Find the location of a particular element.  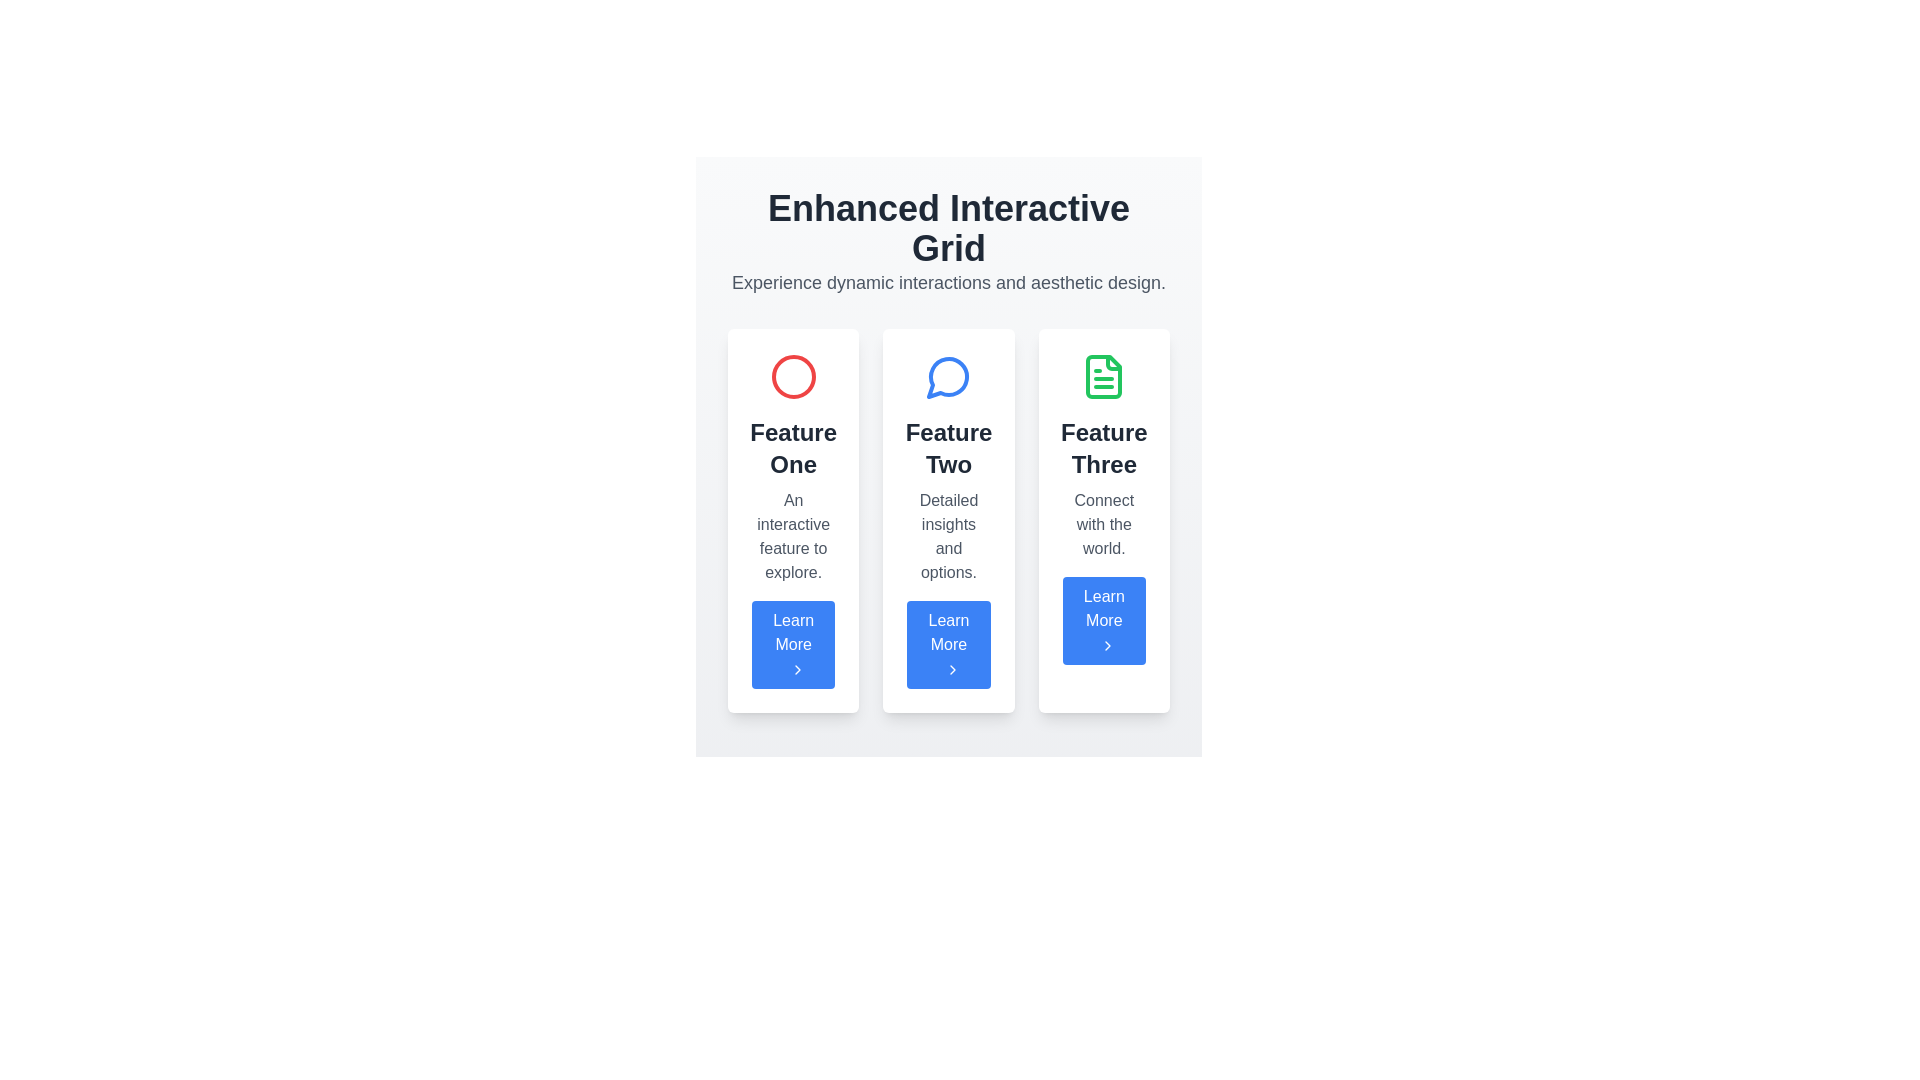

the visual cue direction of the right-pointing chevron arrow icon located inside the 'Learn More' button, which is styled with a thin stroke and no fill is located at coordinates (796, 669).